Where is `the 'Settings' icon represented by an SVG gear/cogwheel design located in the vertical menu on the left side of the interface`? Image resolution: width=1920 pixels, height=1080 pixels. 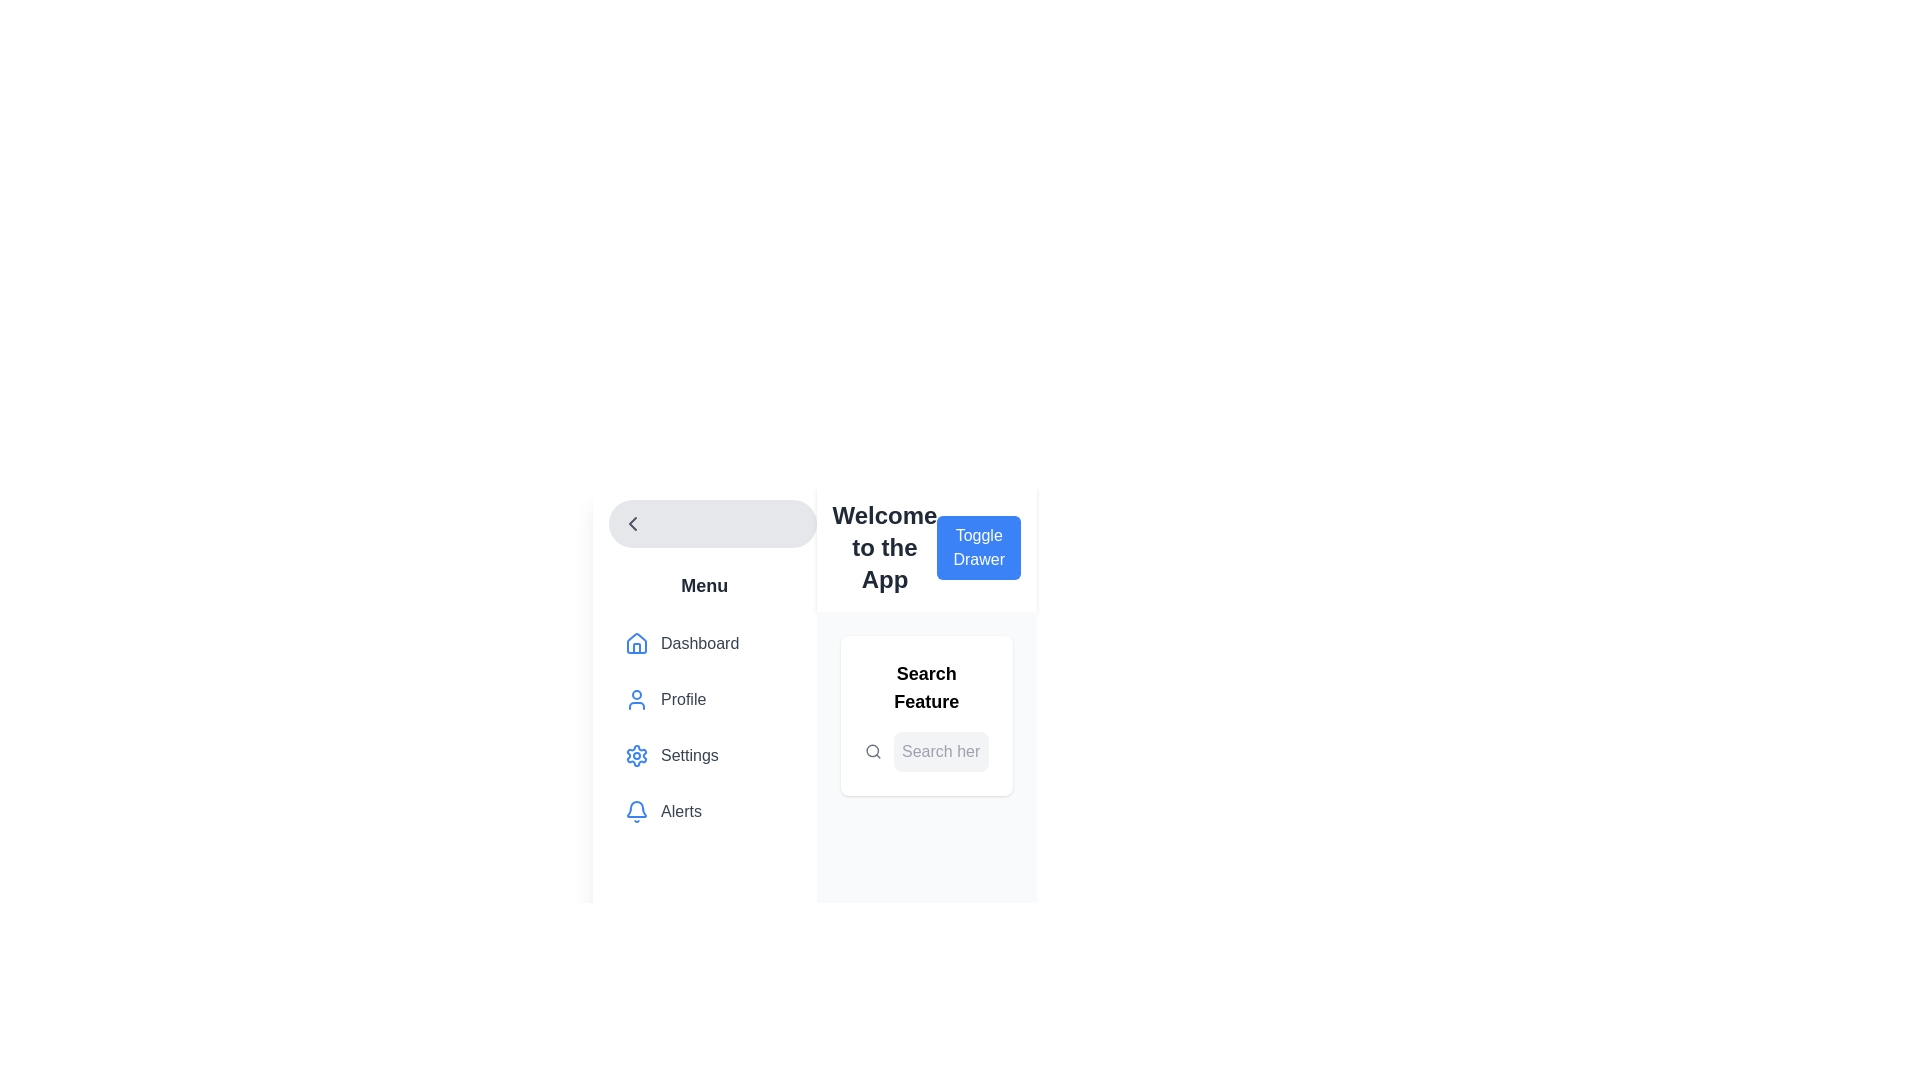
the 'Settings' icon represented by an SVG gear/cogwheel design located in the vertical menu on the left side of the interface is located at coordinates (636, 756).